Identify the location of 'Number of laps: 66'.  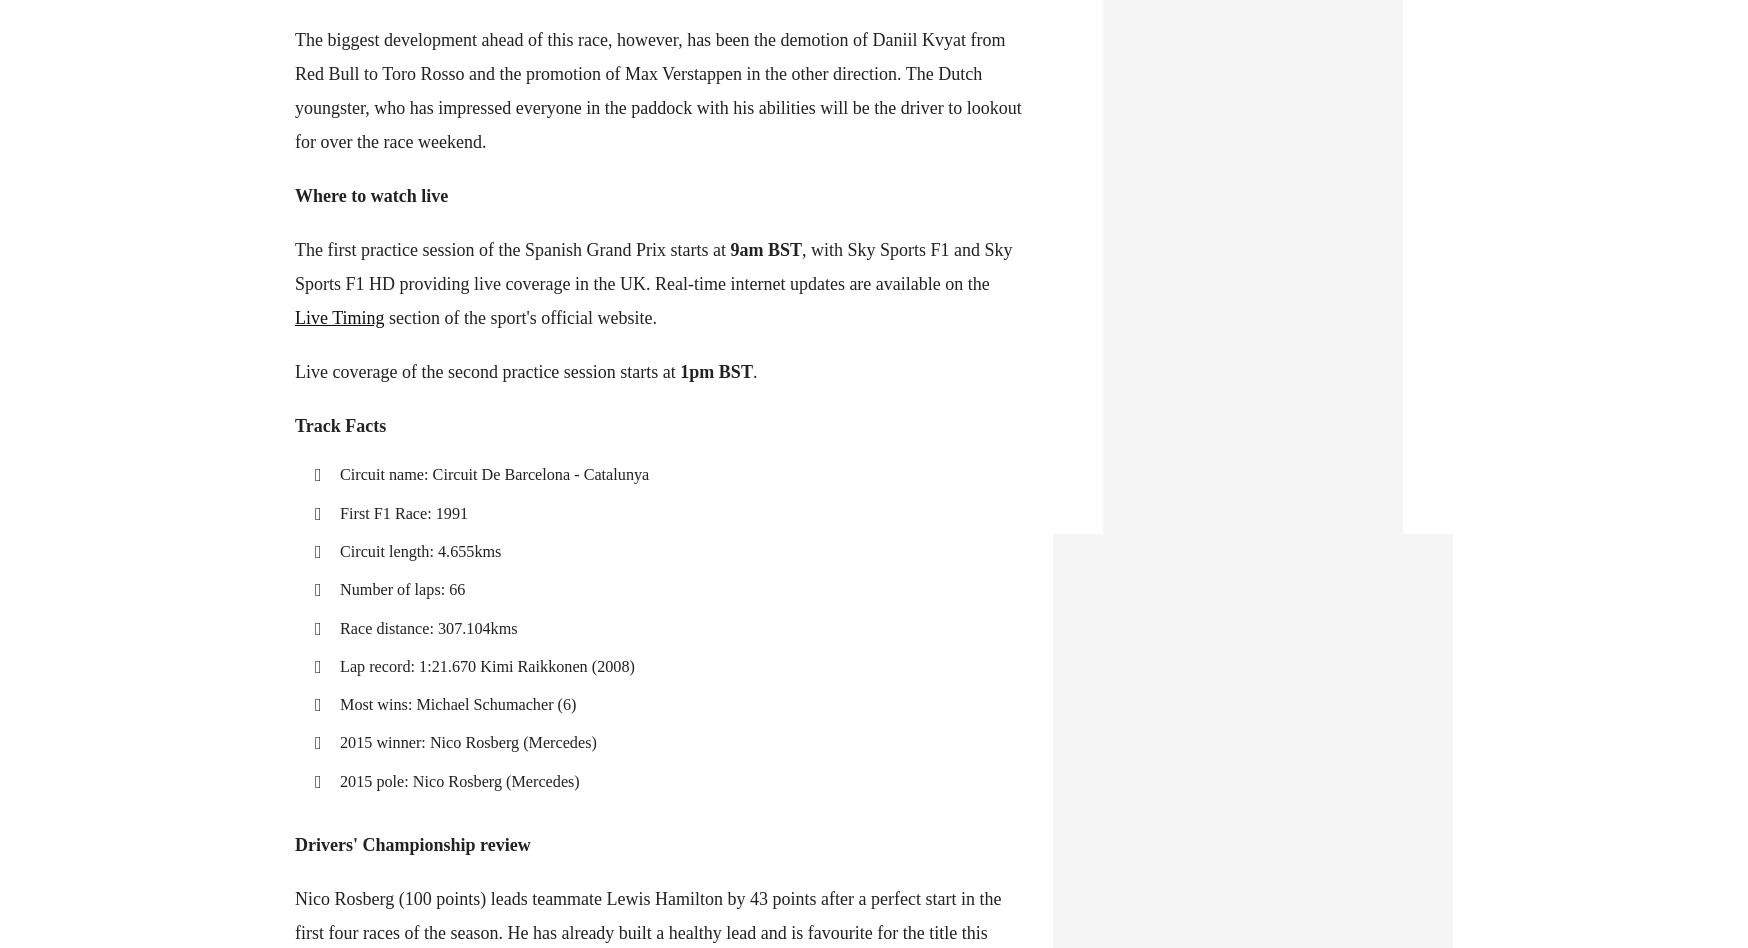
(402, 590).